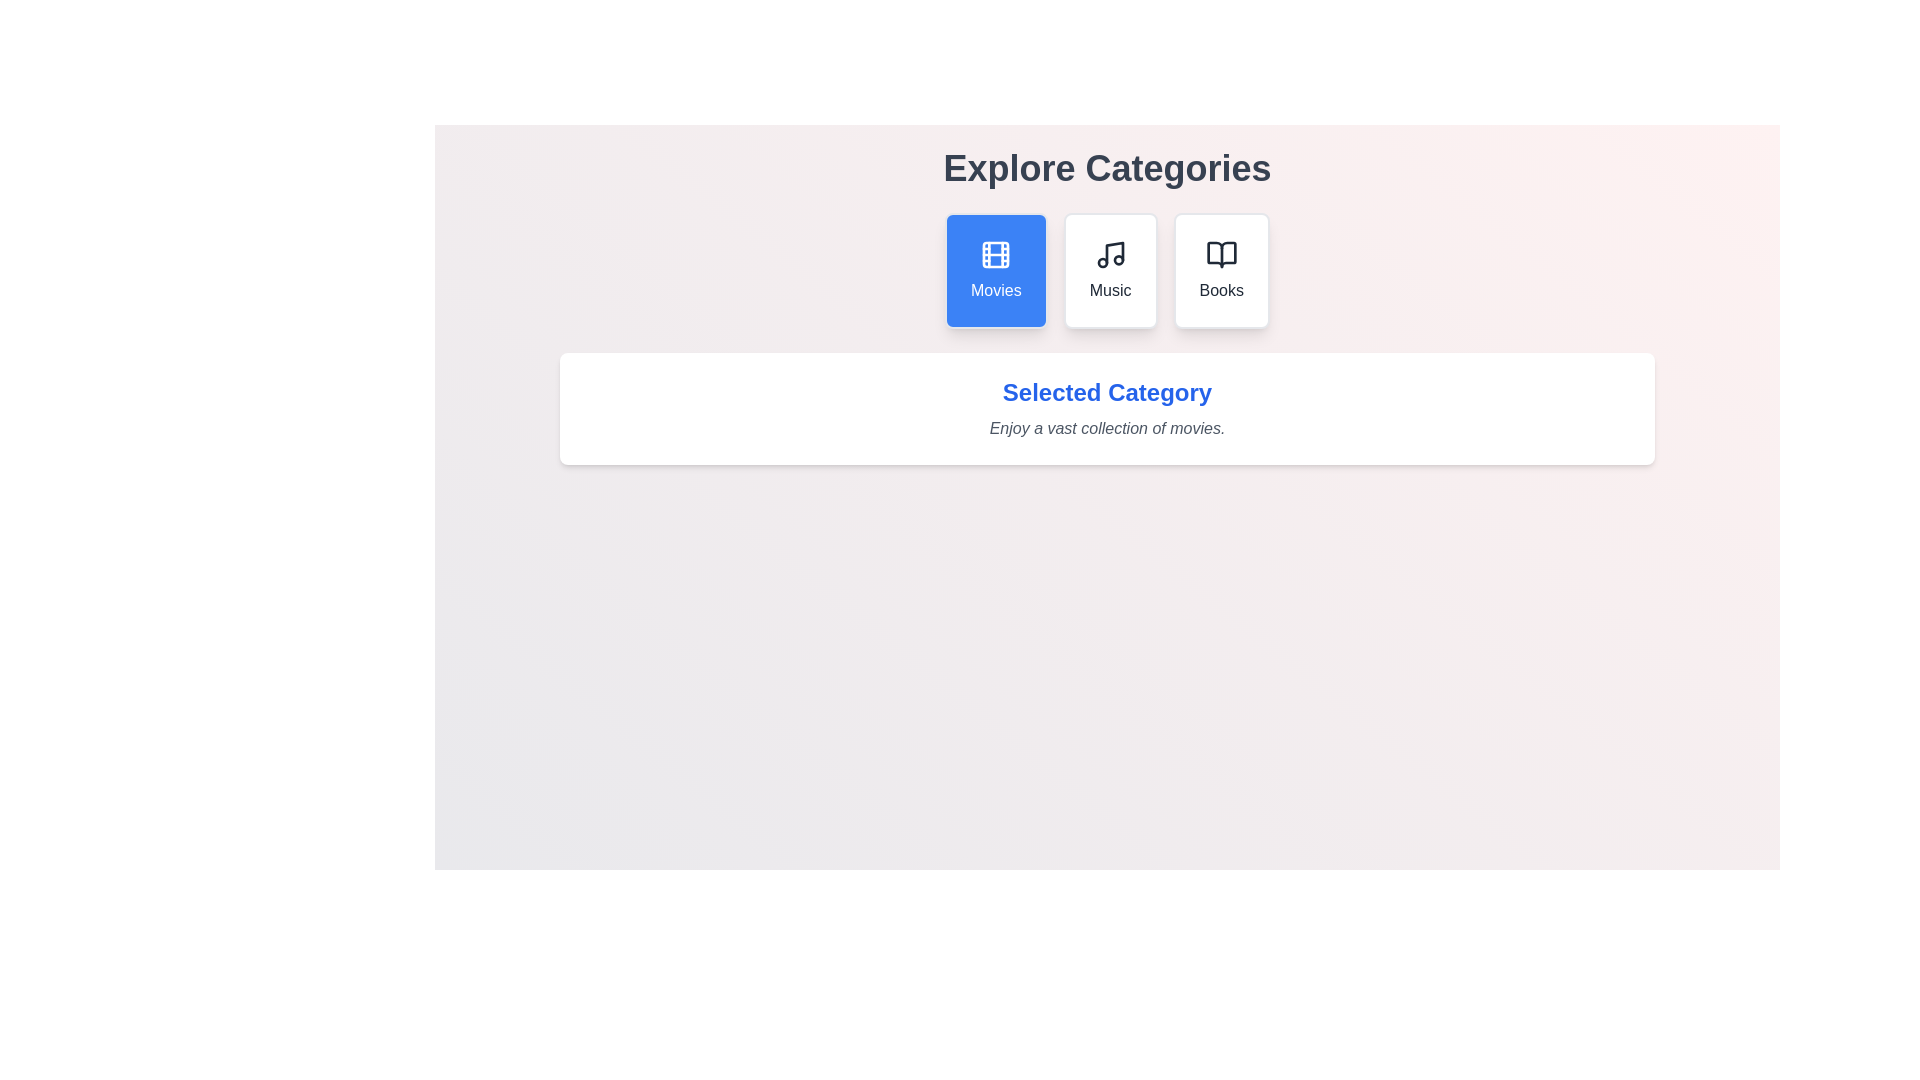 Image resolution: width=1920 pixels, height=1080 pixels. Describe the element at coordinates (1109, 270) in the screenshot. I see `the Music button to select it` at that location.